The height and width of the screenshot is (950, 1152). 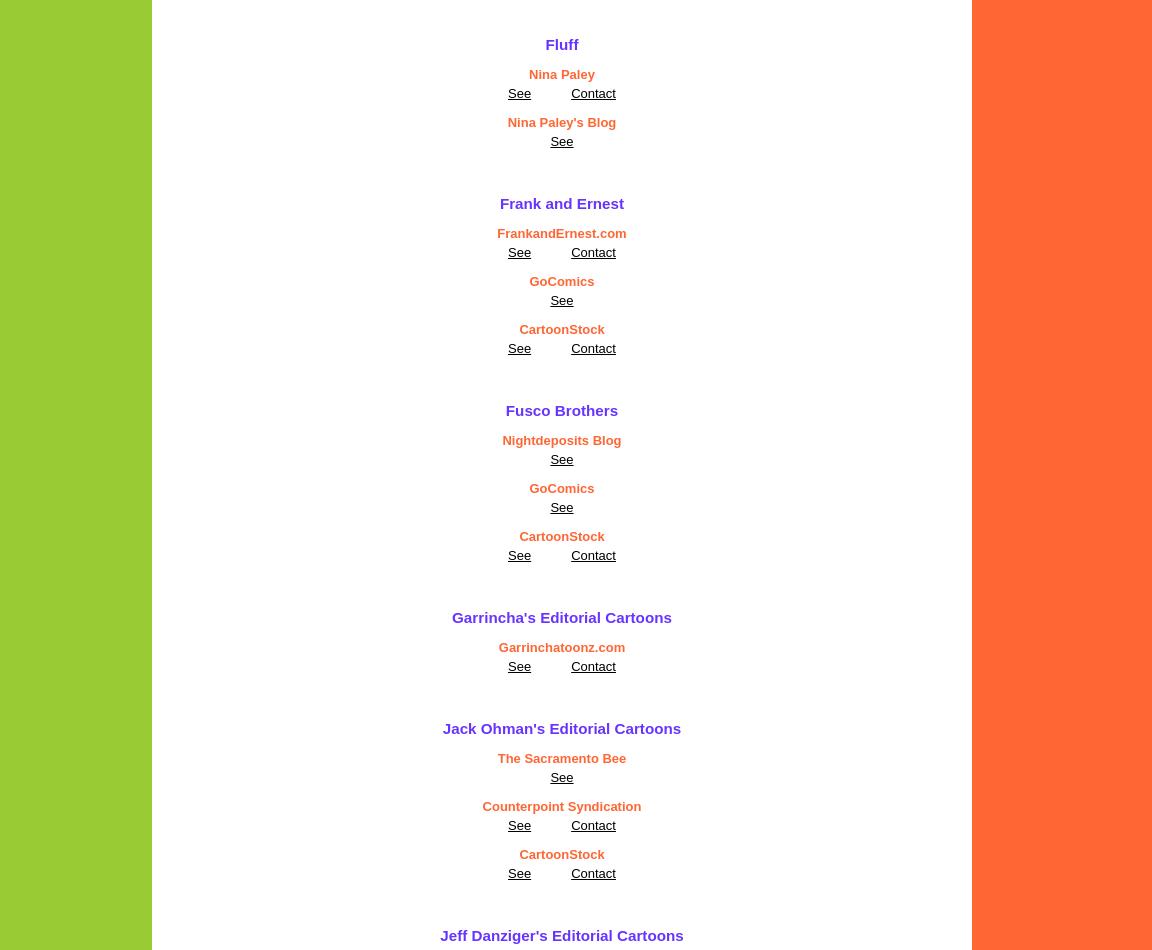 I want to click on 'Garrinchatoonz.com', so click(x=498, y=647).